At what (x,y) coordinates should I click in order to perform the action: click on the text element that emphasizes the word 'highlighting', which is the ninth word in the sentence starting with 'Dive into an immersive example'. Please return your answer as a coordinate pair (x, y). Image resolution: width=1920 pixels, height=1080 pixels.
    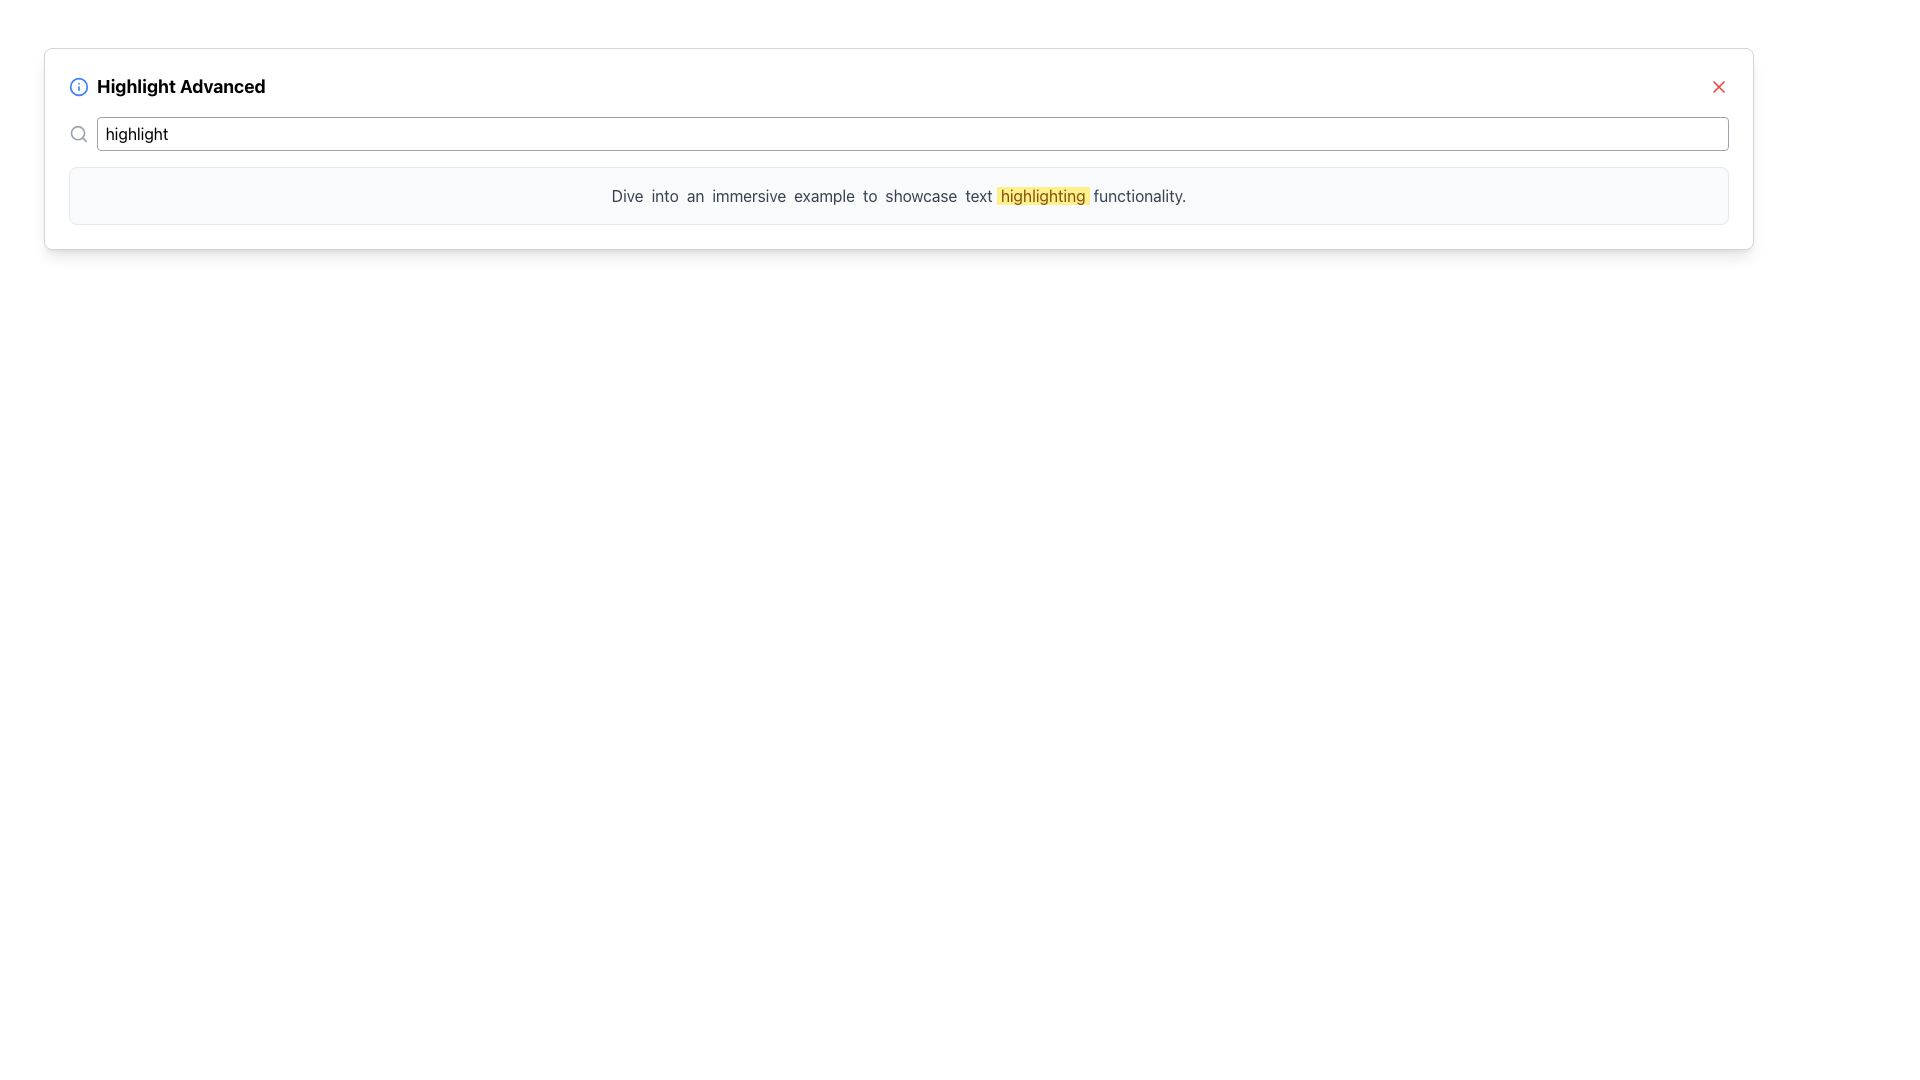
    Looking at the image, I should click on (1042, 196).